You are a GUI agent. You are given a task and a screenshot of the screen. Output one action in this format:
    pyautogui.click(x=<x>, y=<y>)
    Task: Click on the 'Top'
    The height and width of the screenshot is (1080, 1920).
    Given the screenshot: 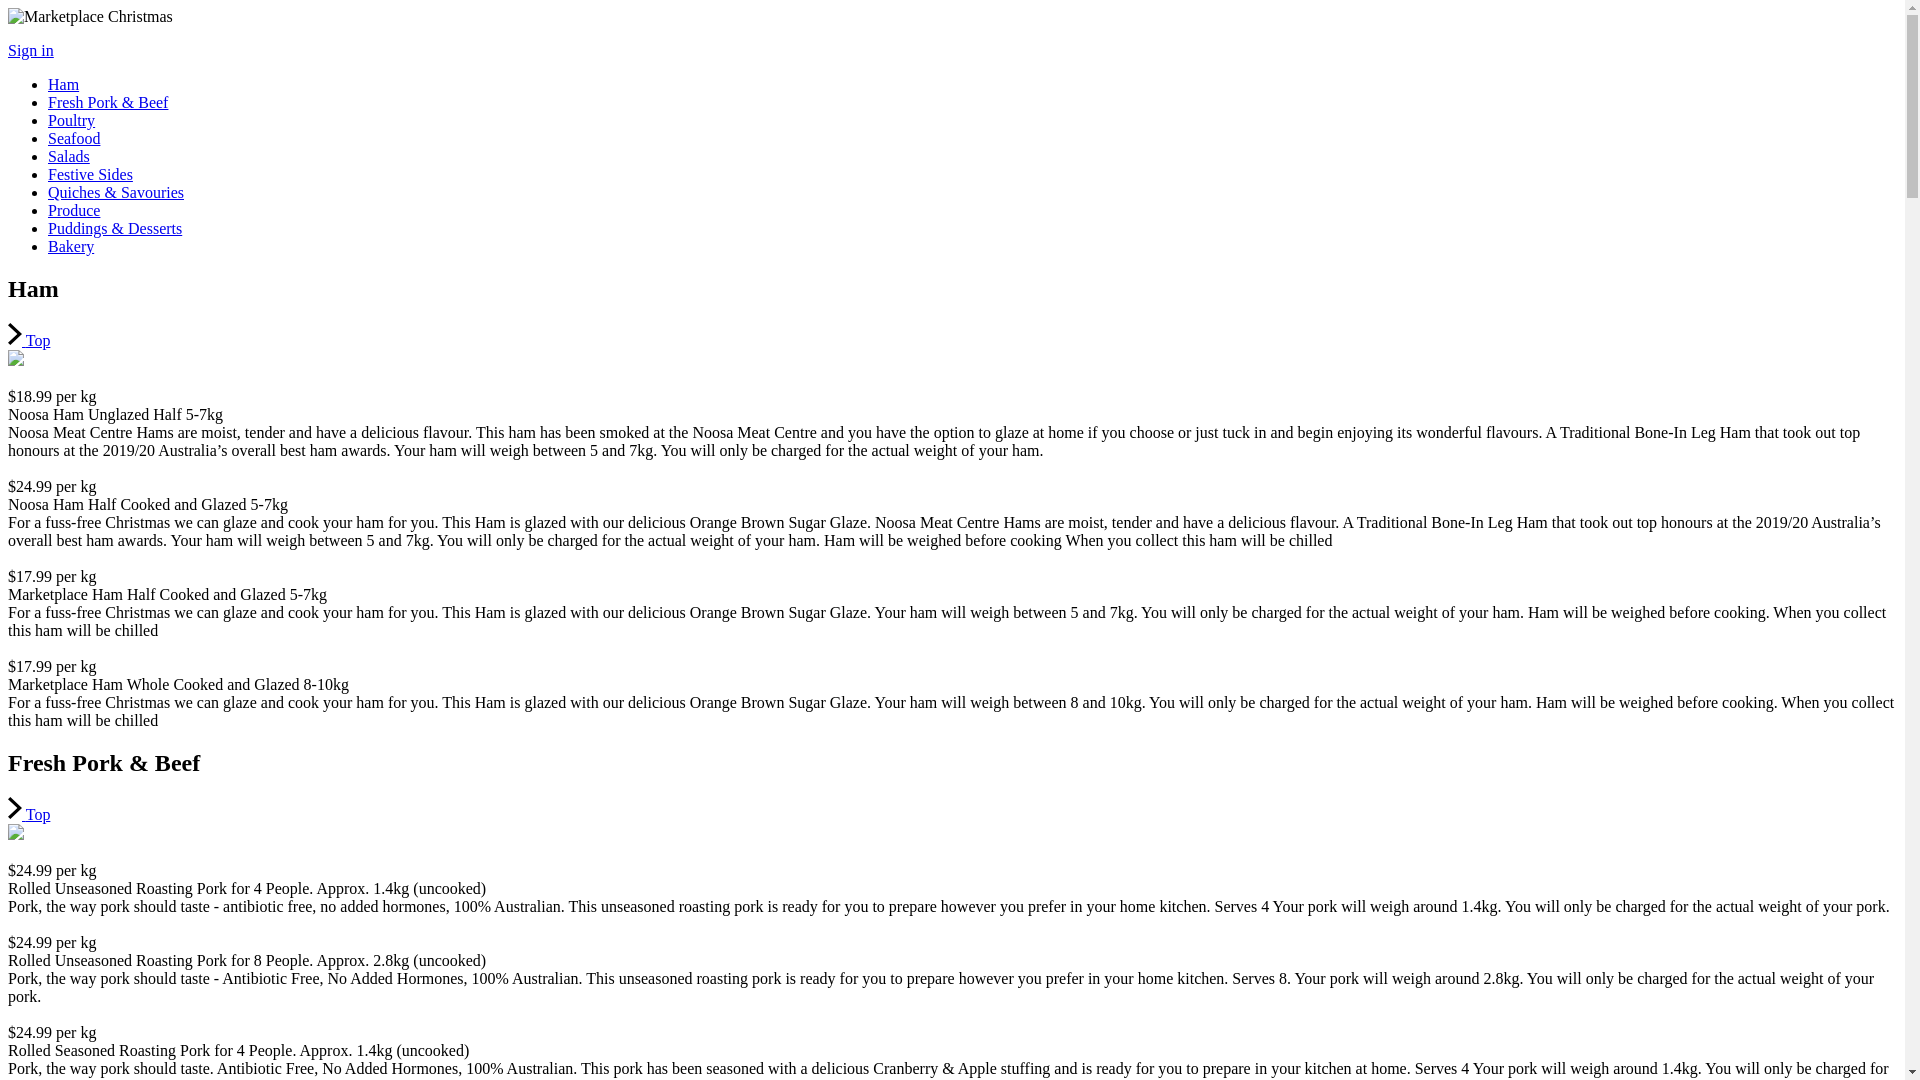 What is the action you would take?
    pyautogui.click(x=28, y=814)
    